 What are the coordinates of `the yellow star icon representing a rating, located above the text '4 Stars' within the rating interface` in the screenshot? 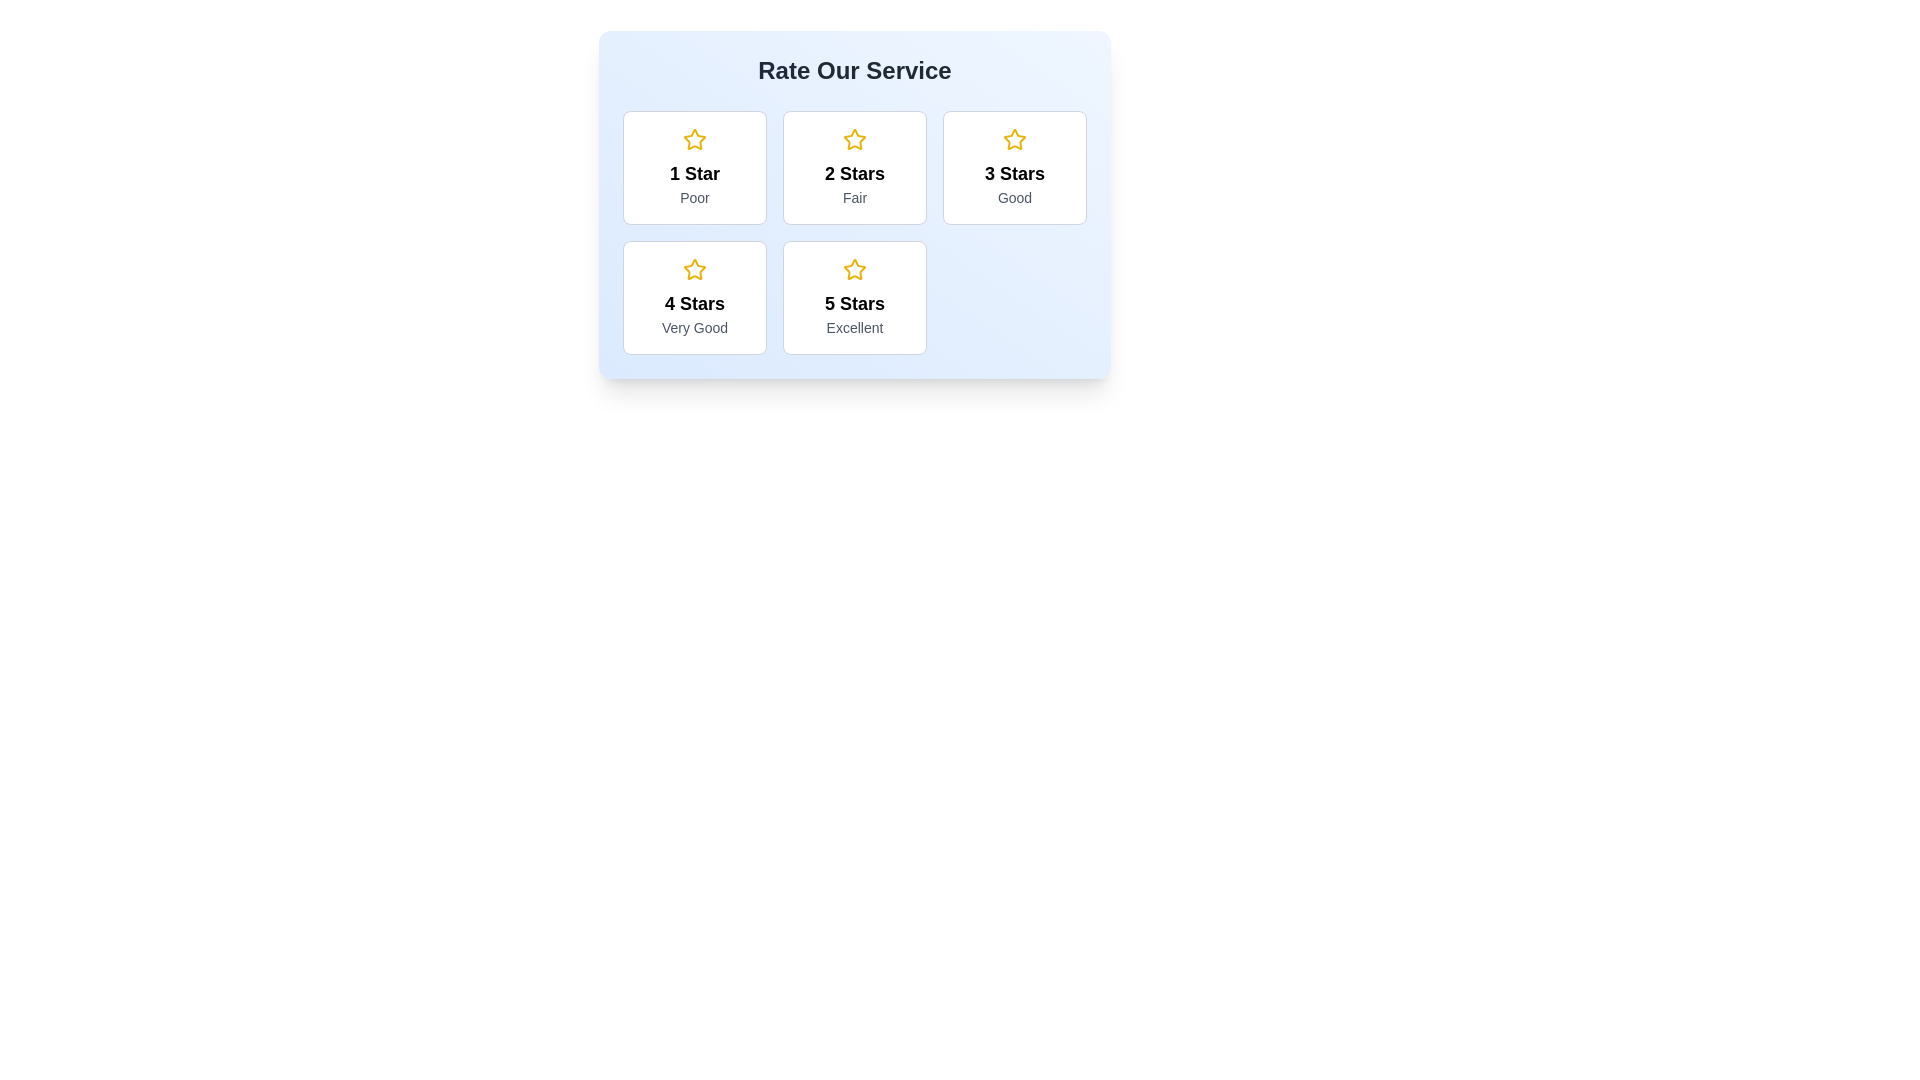 It's located at (695, 270).